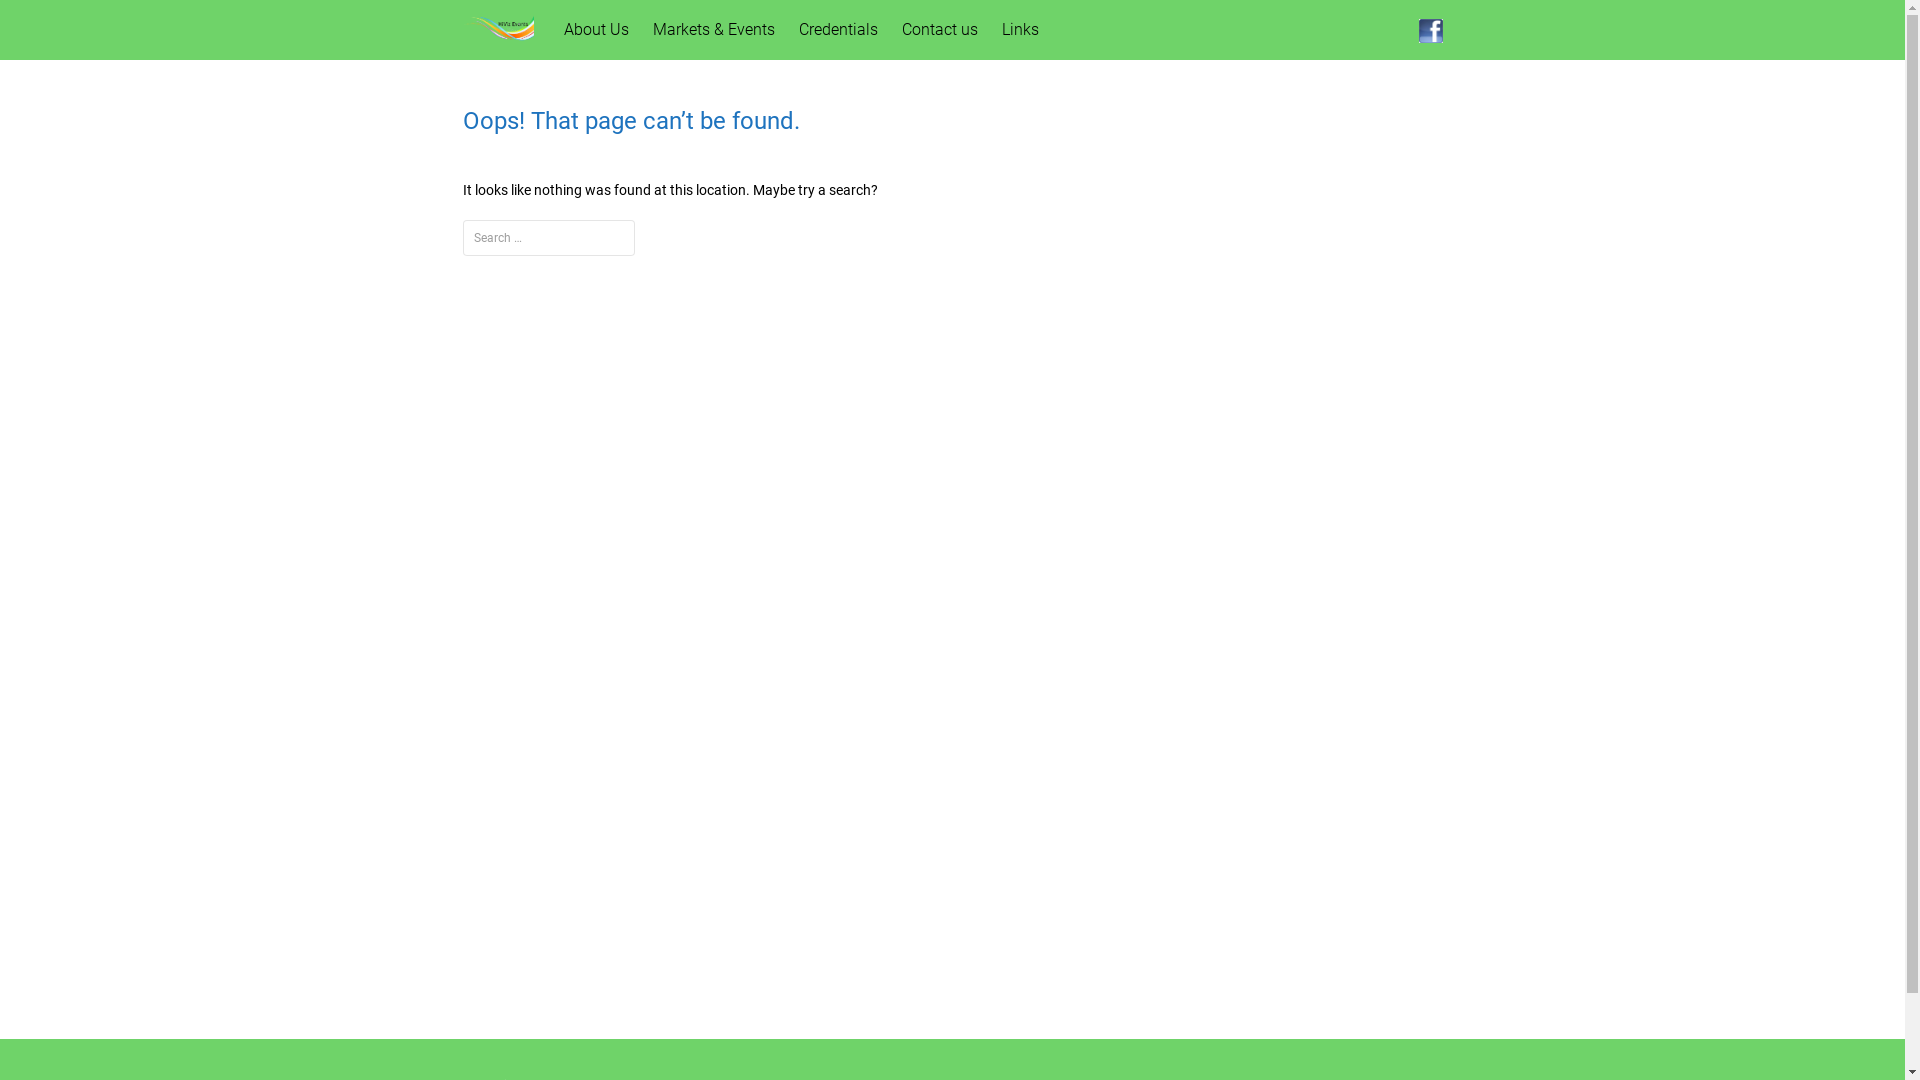 Image resolution: width=1920 pixels, height=1080 pixels. Describe the element at coordinates (838, 30) in the screenshot. I see `'Credentials'` at that location.